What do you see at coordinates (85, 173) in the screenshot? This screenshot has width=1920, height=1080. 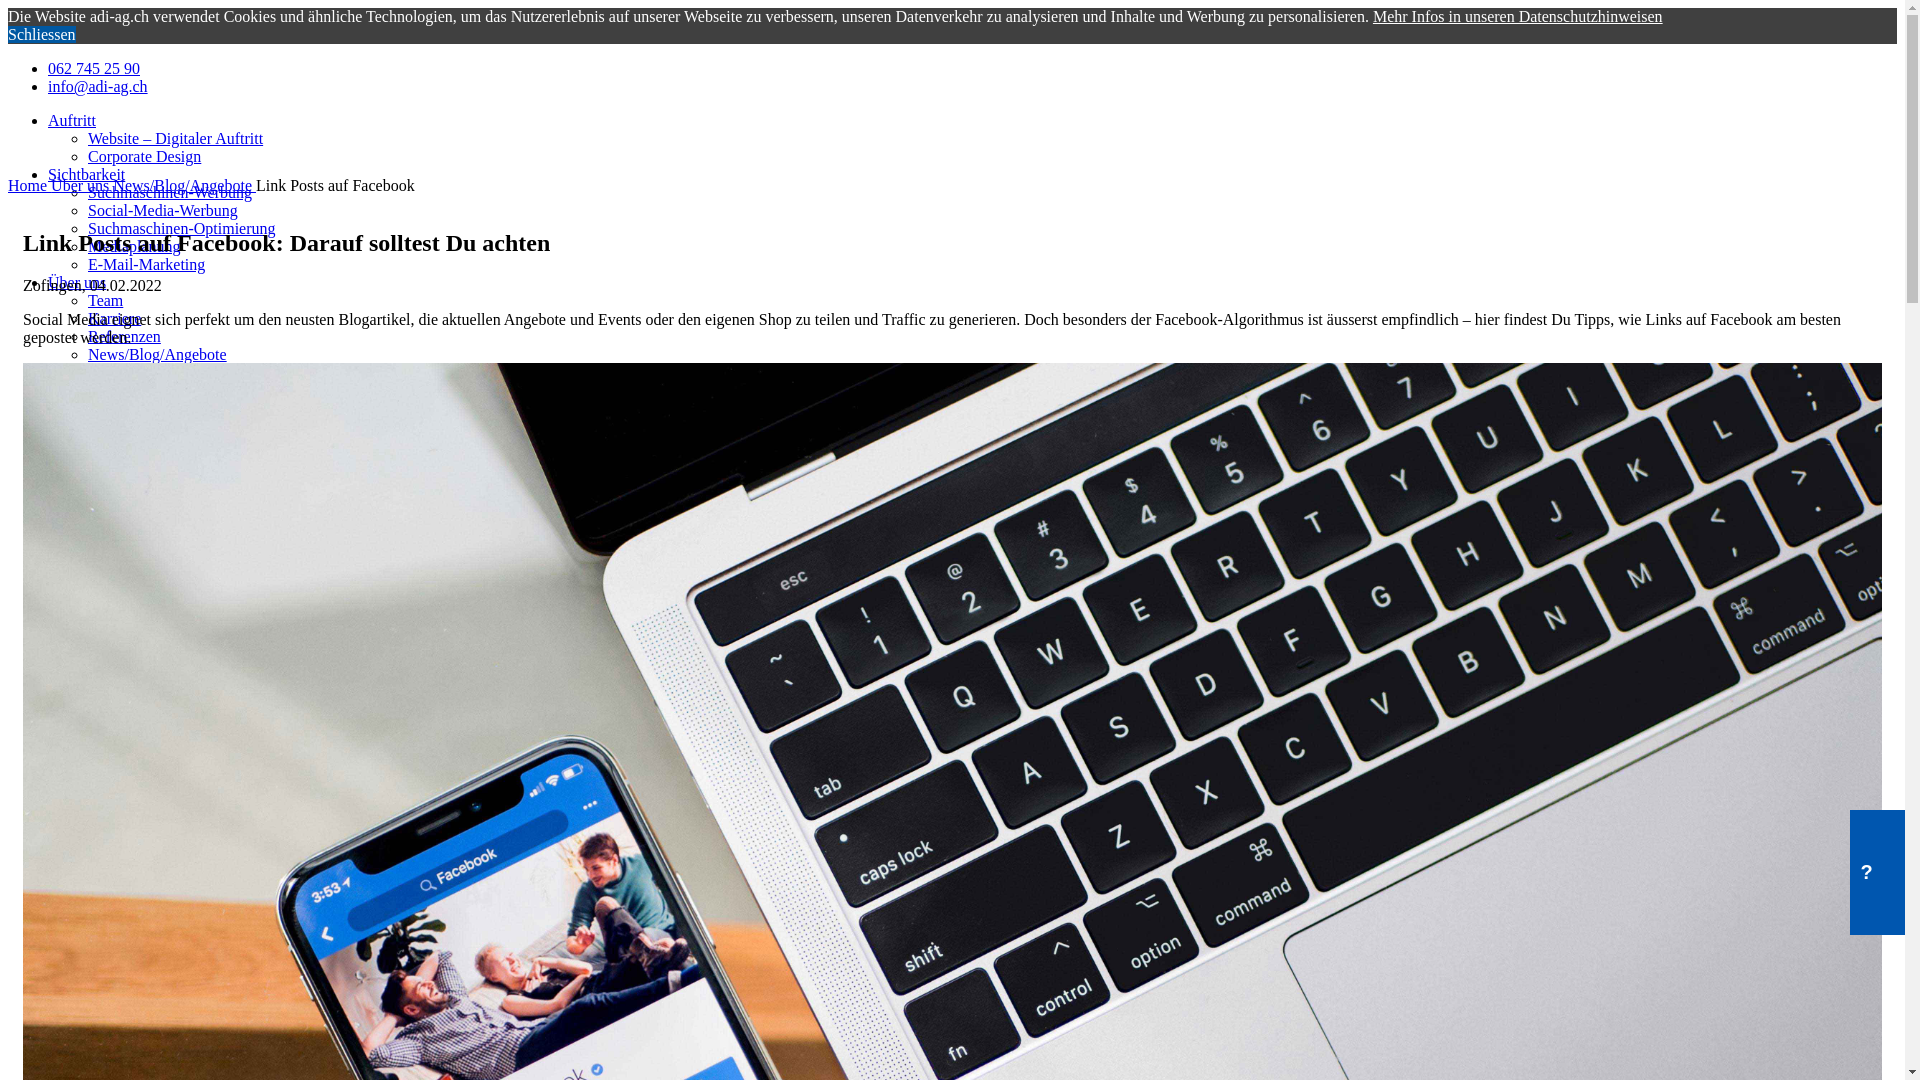 I see `'Sichtbarkeit'` at bounding box center [85, 173].